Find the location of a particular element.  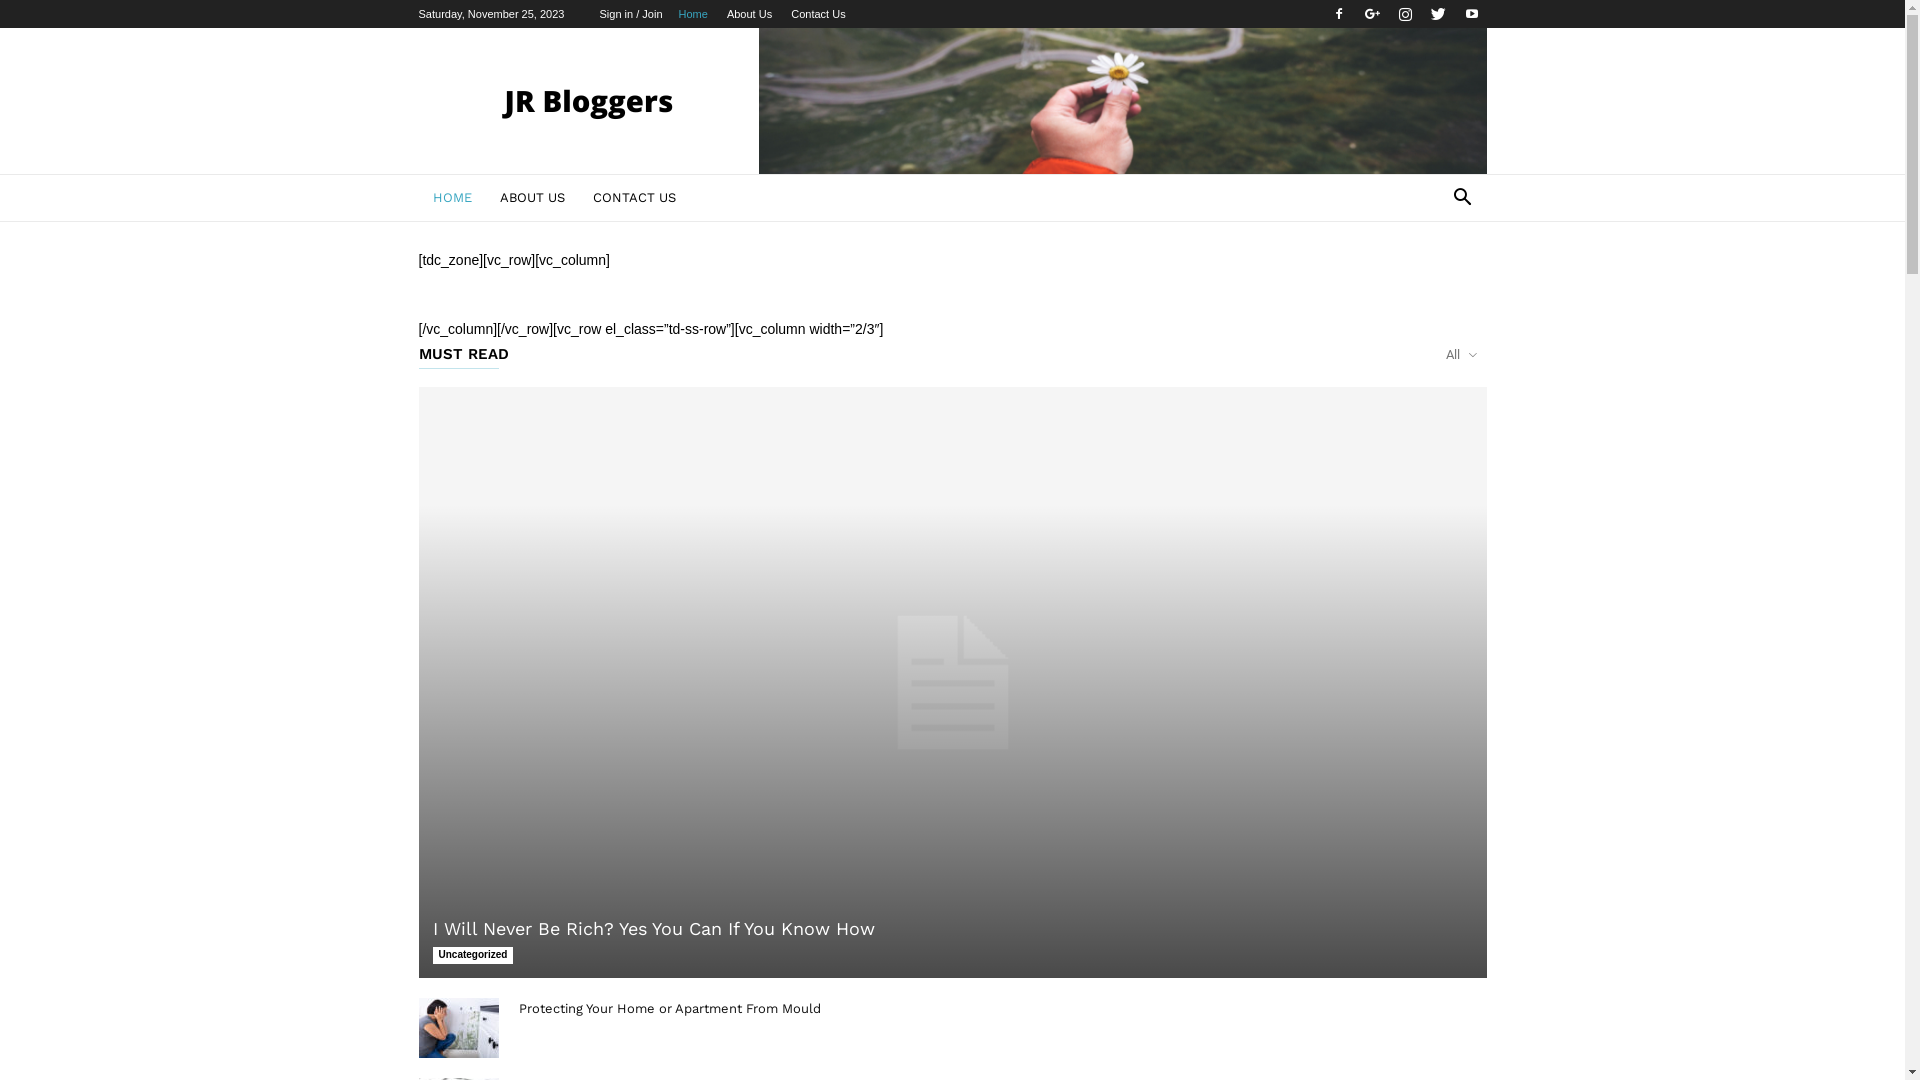

'Protecting Your Home or Apartment From Mould' is located at coordinates (518, 1008).